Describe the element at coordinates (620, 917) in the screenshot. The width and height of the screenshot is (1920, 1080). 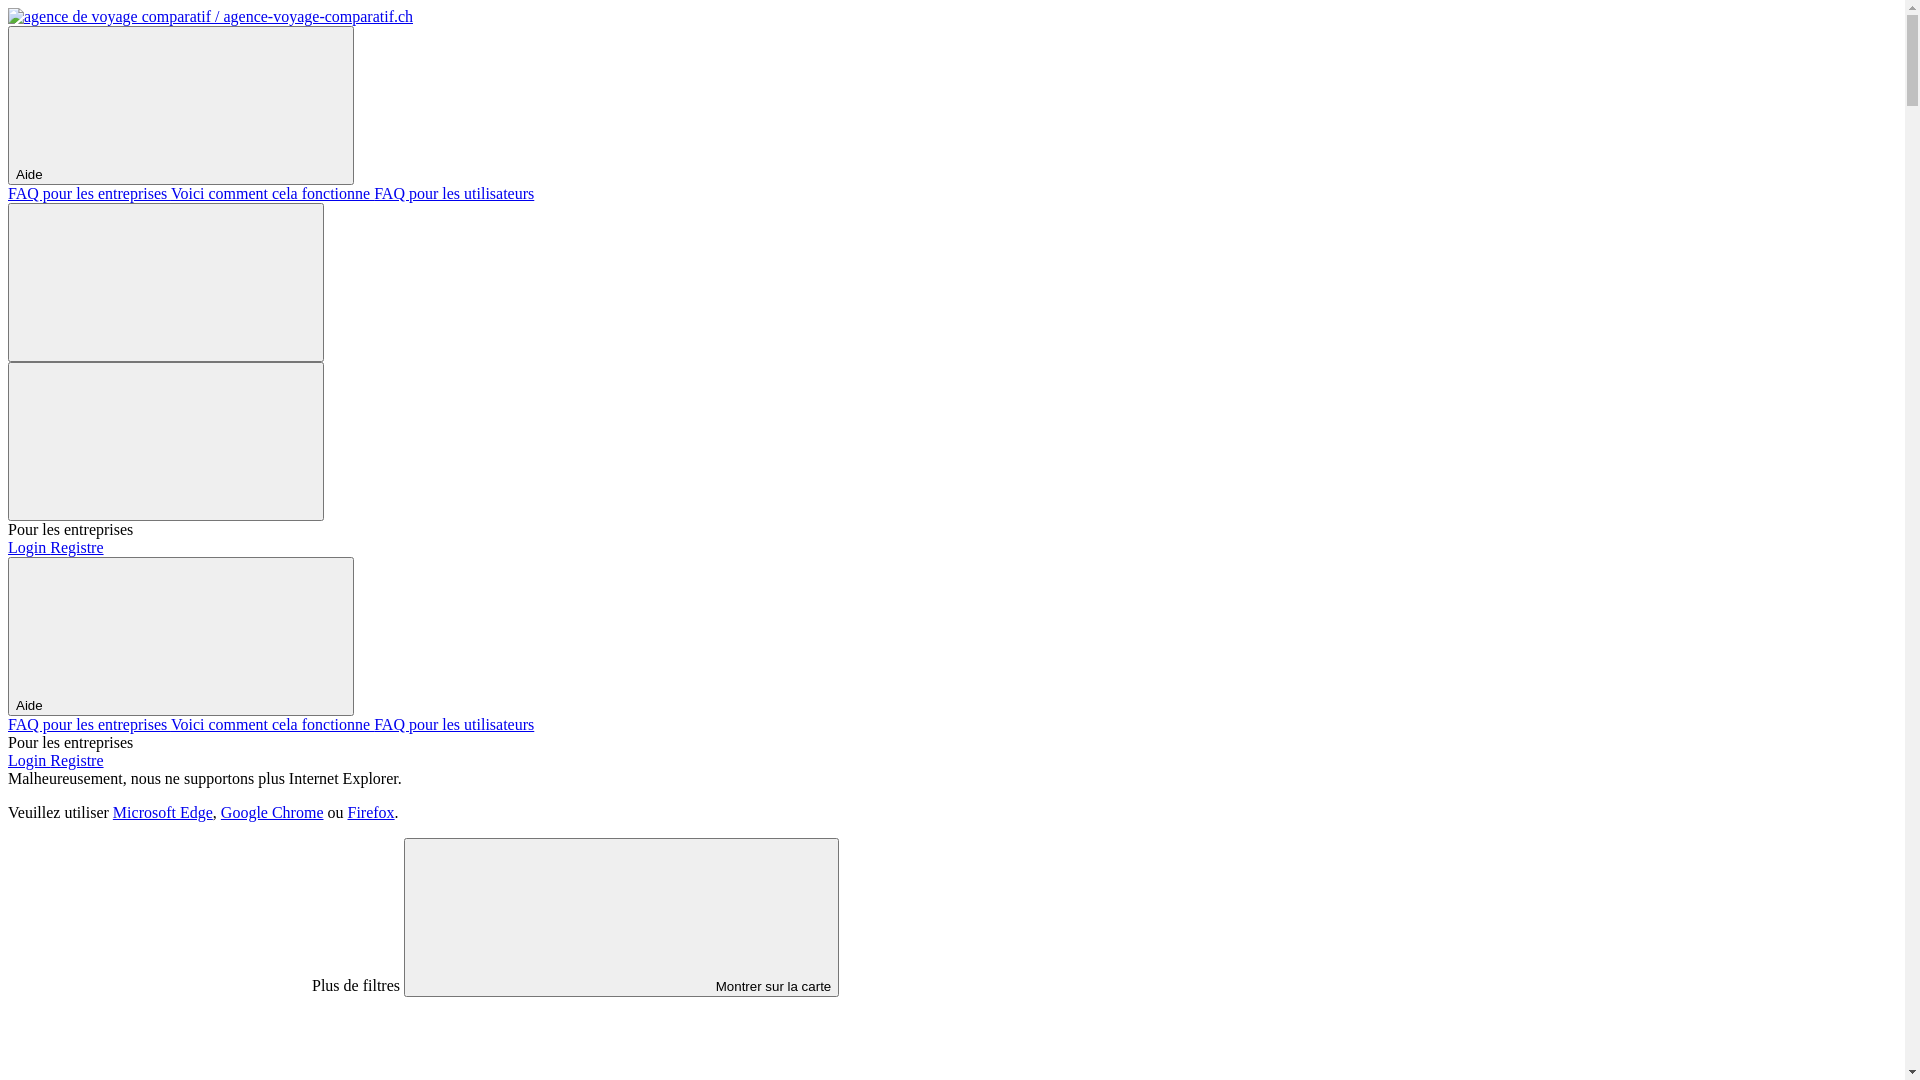
I see `'Montrer sur la carte Montrer sur la carte'` at that location.